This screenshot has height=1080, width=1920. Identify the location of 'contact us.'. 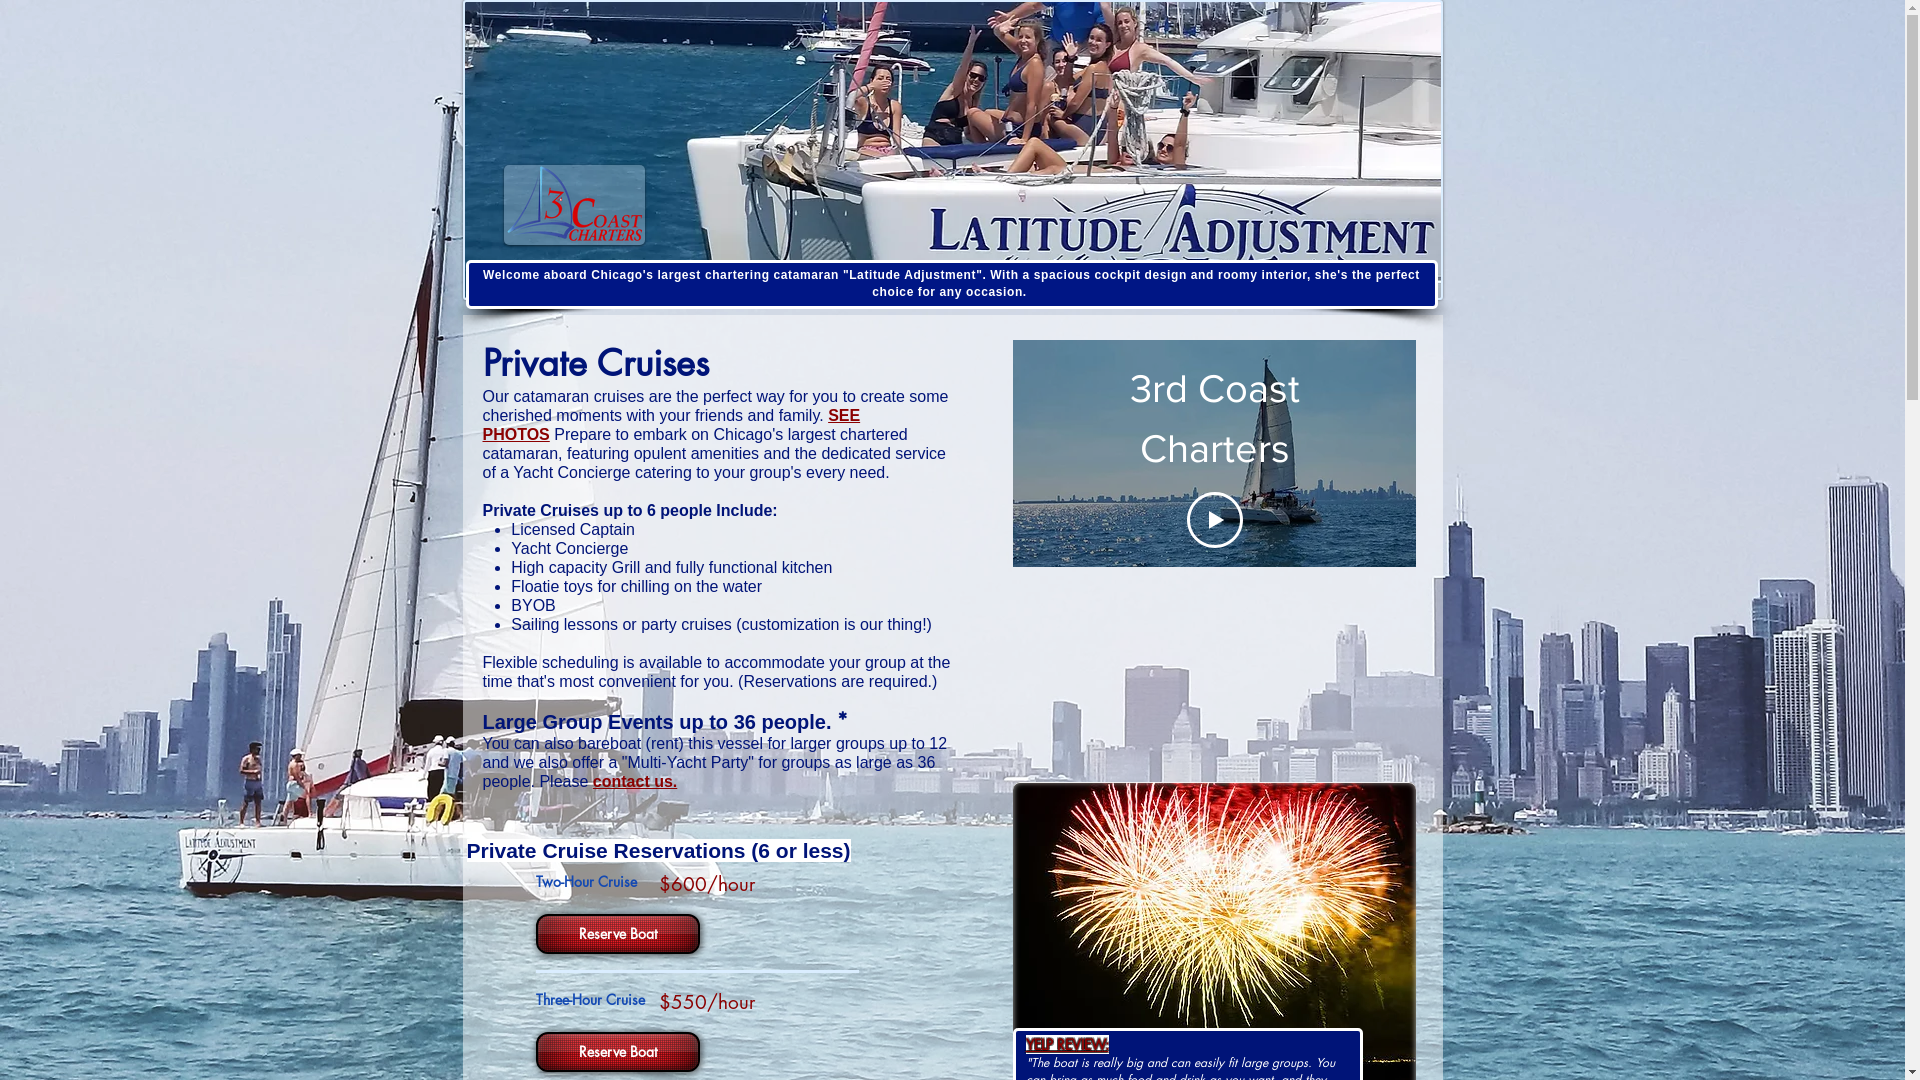
(592, 780).